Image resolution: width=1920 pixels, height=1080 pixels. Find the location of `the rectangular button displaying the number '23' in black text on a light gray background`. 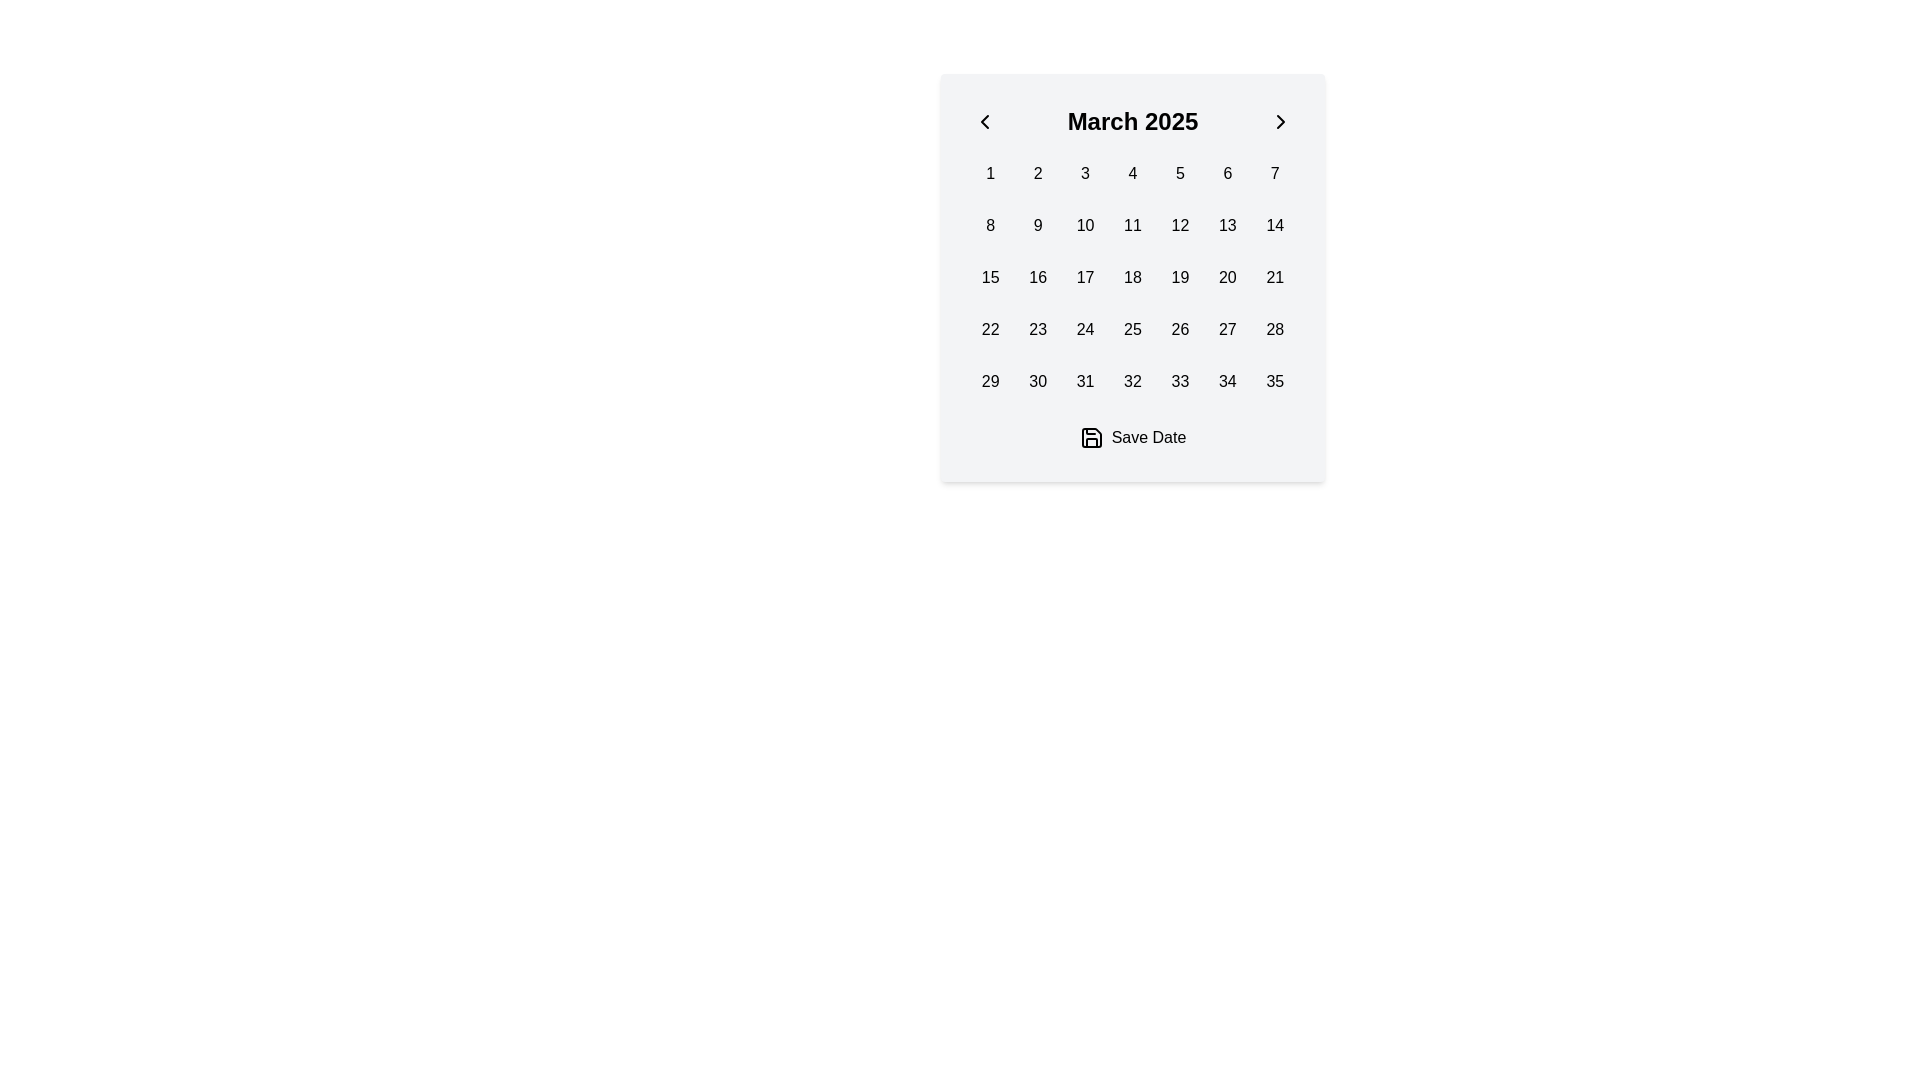

the rectangular button displaying the number '23' in black text on a light gray background is located at coordinates (1037, 329).